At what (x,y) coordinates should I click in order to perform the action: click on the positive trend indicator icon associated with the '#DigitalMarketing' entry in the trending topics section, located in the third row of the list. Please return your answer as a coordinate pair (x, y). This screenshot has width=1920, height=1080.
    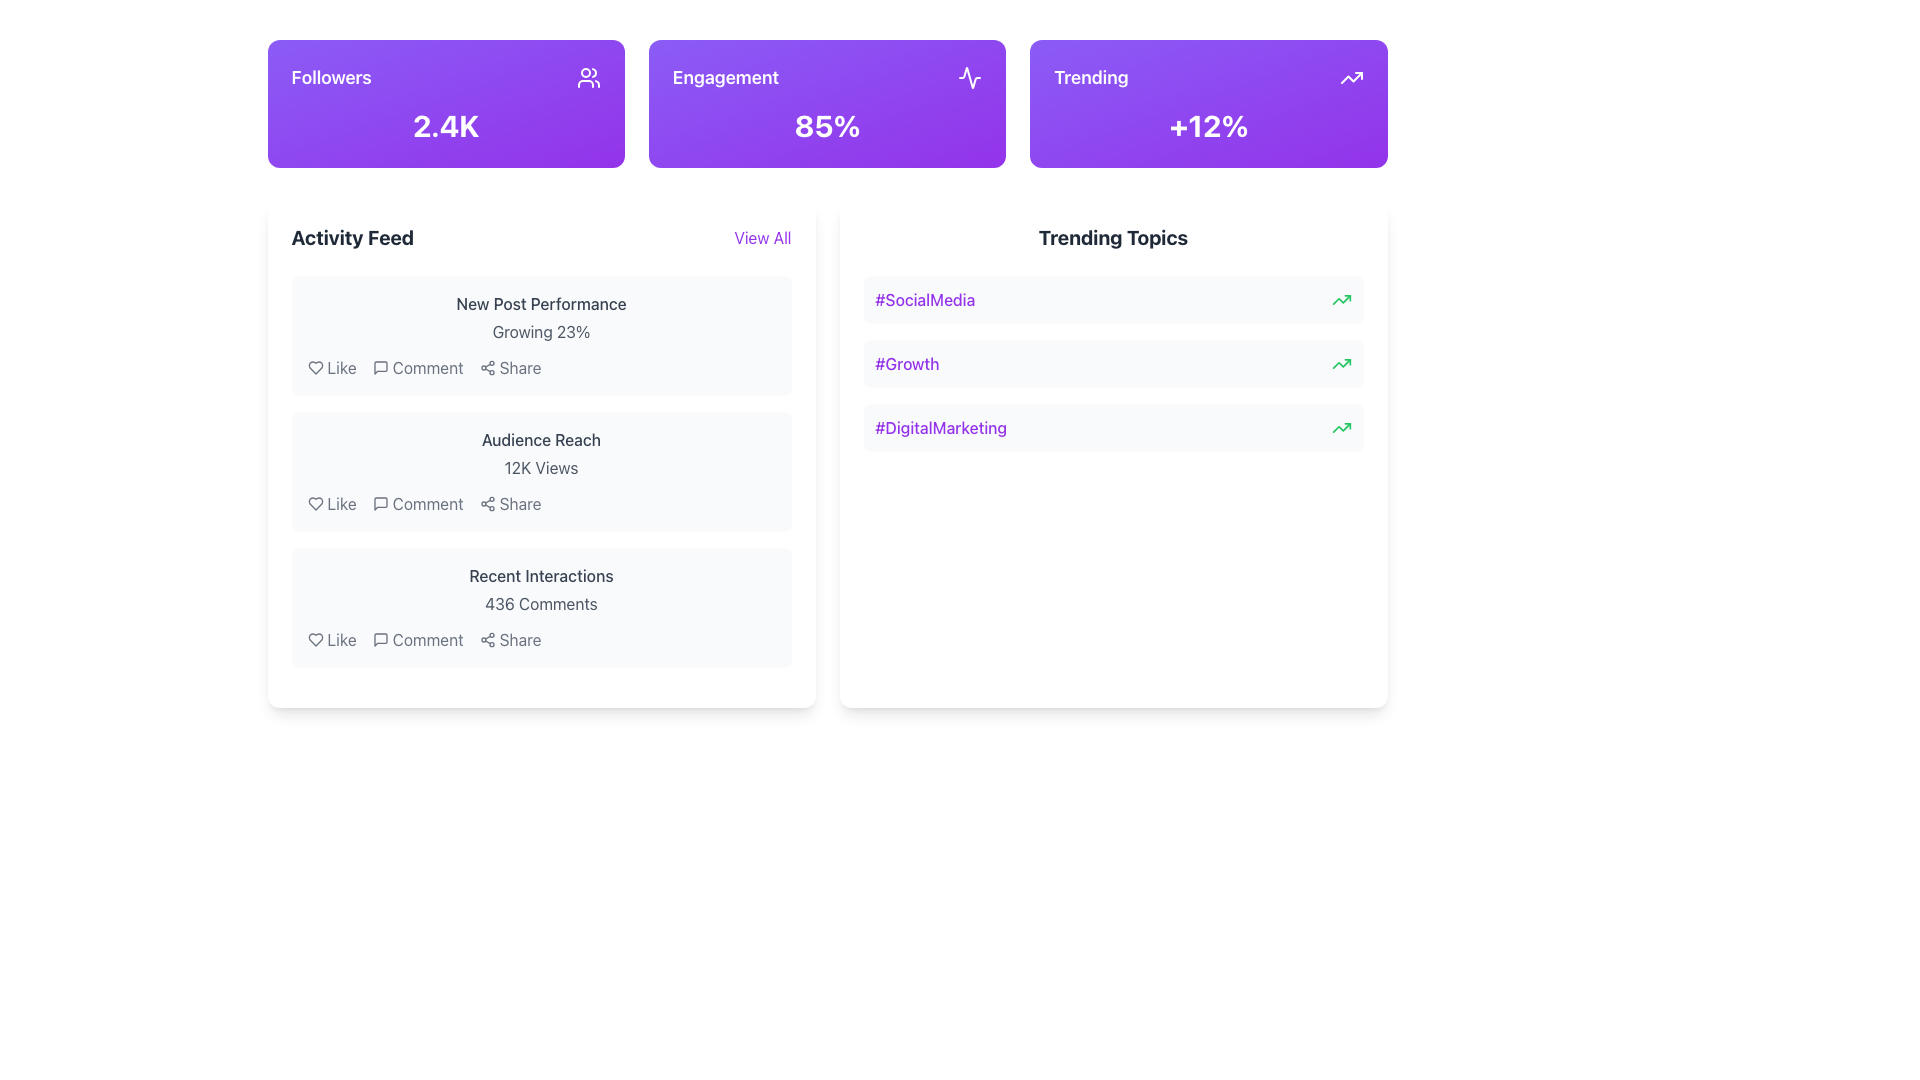
    Looking at the image, I should click on (1341, 427).